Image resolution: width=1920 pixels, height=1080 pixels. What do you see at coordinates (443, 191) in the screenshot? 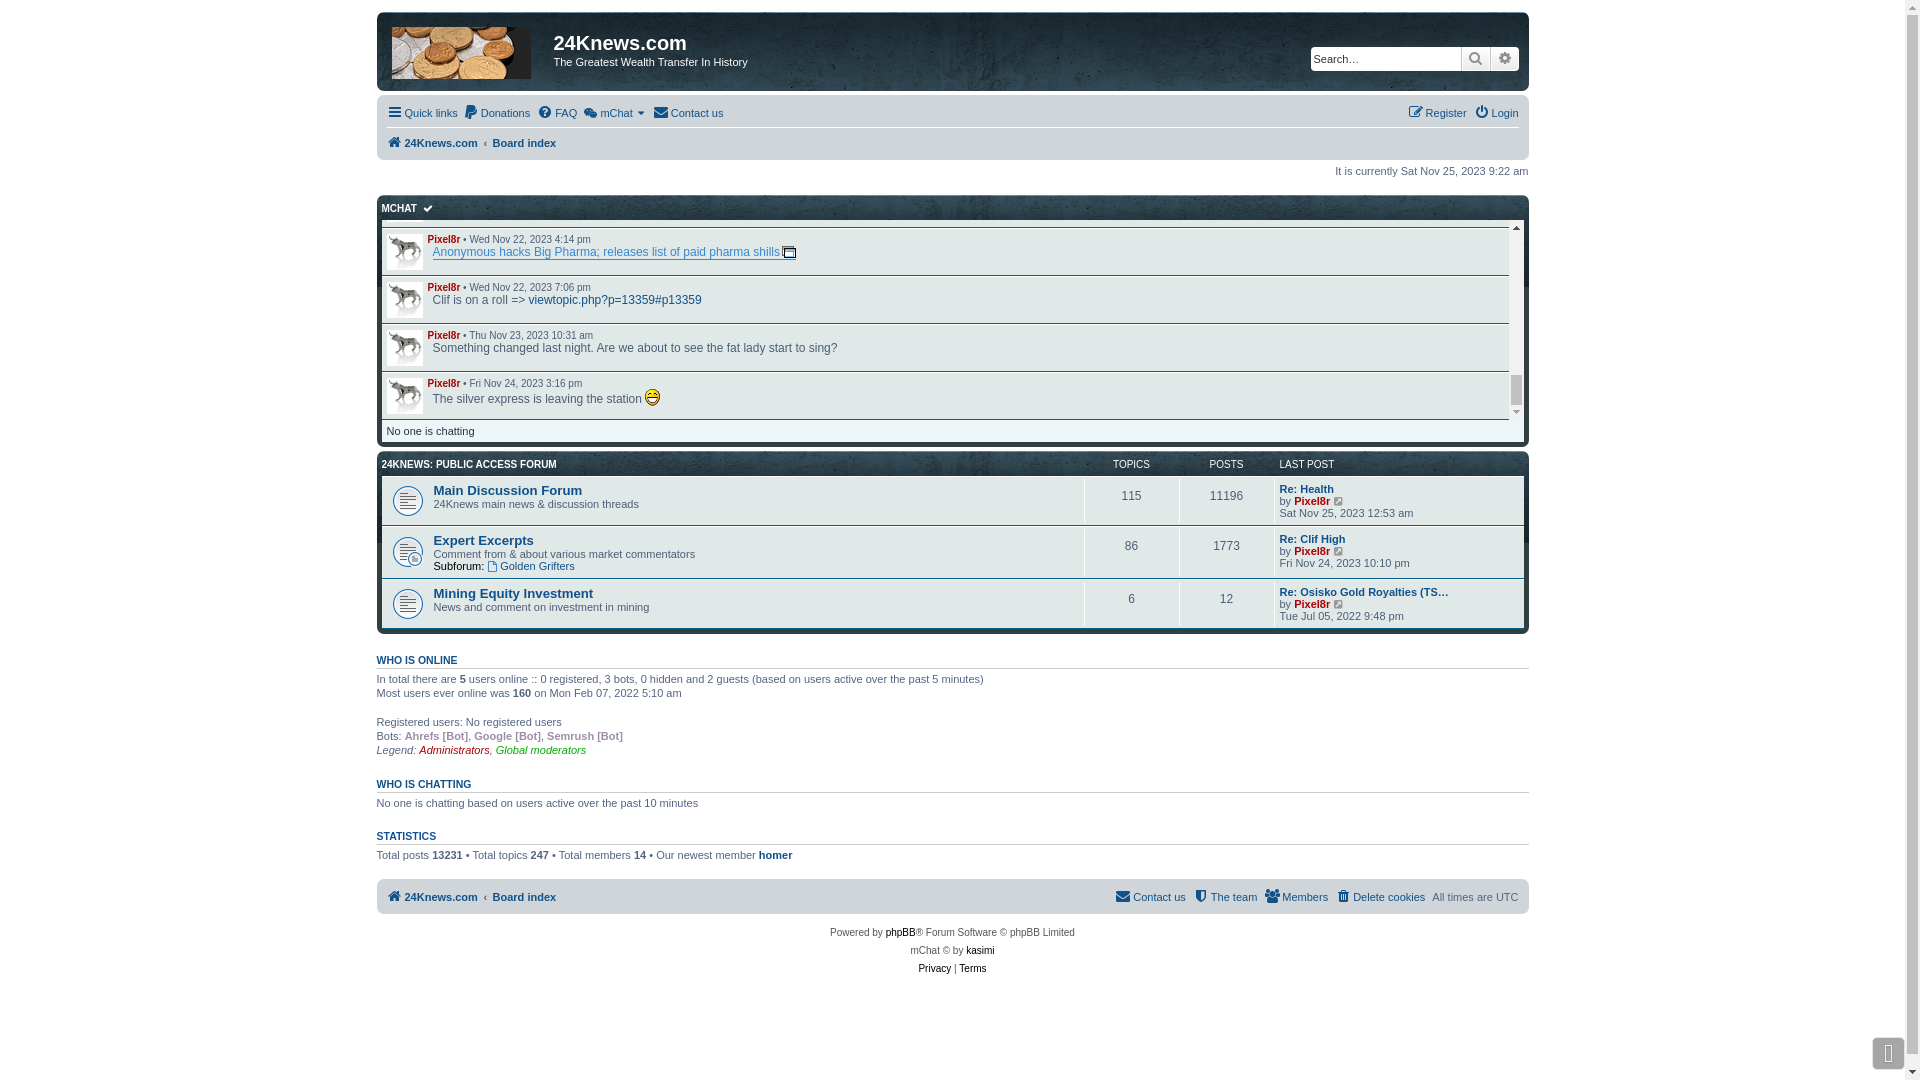
I see `'Pixel8r'` at bounding box center [443, 191].